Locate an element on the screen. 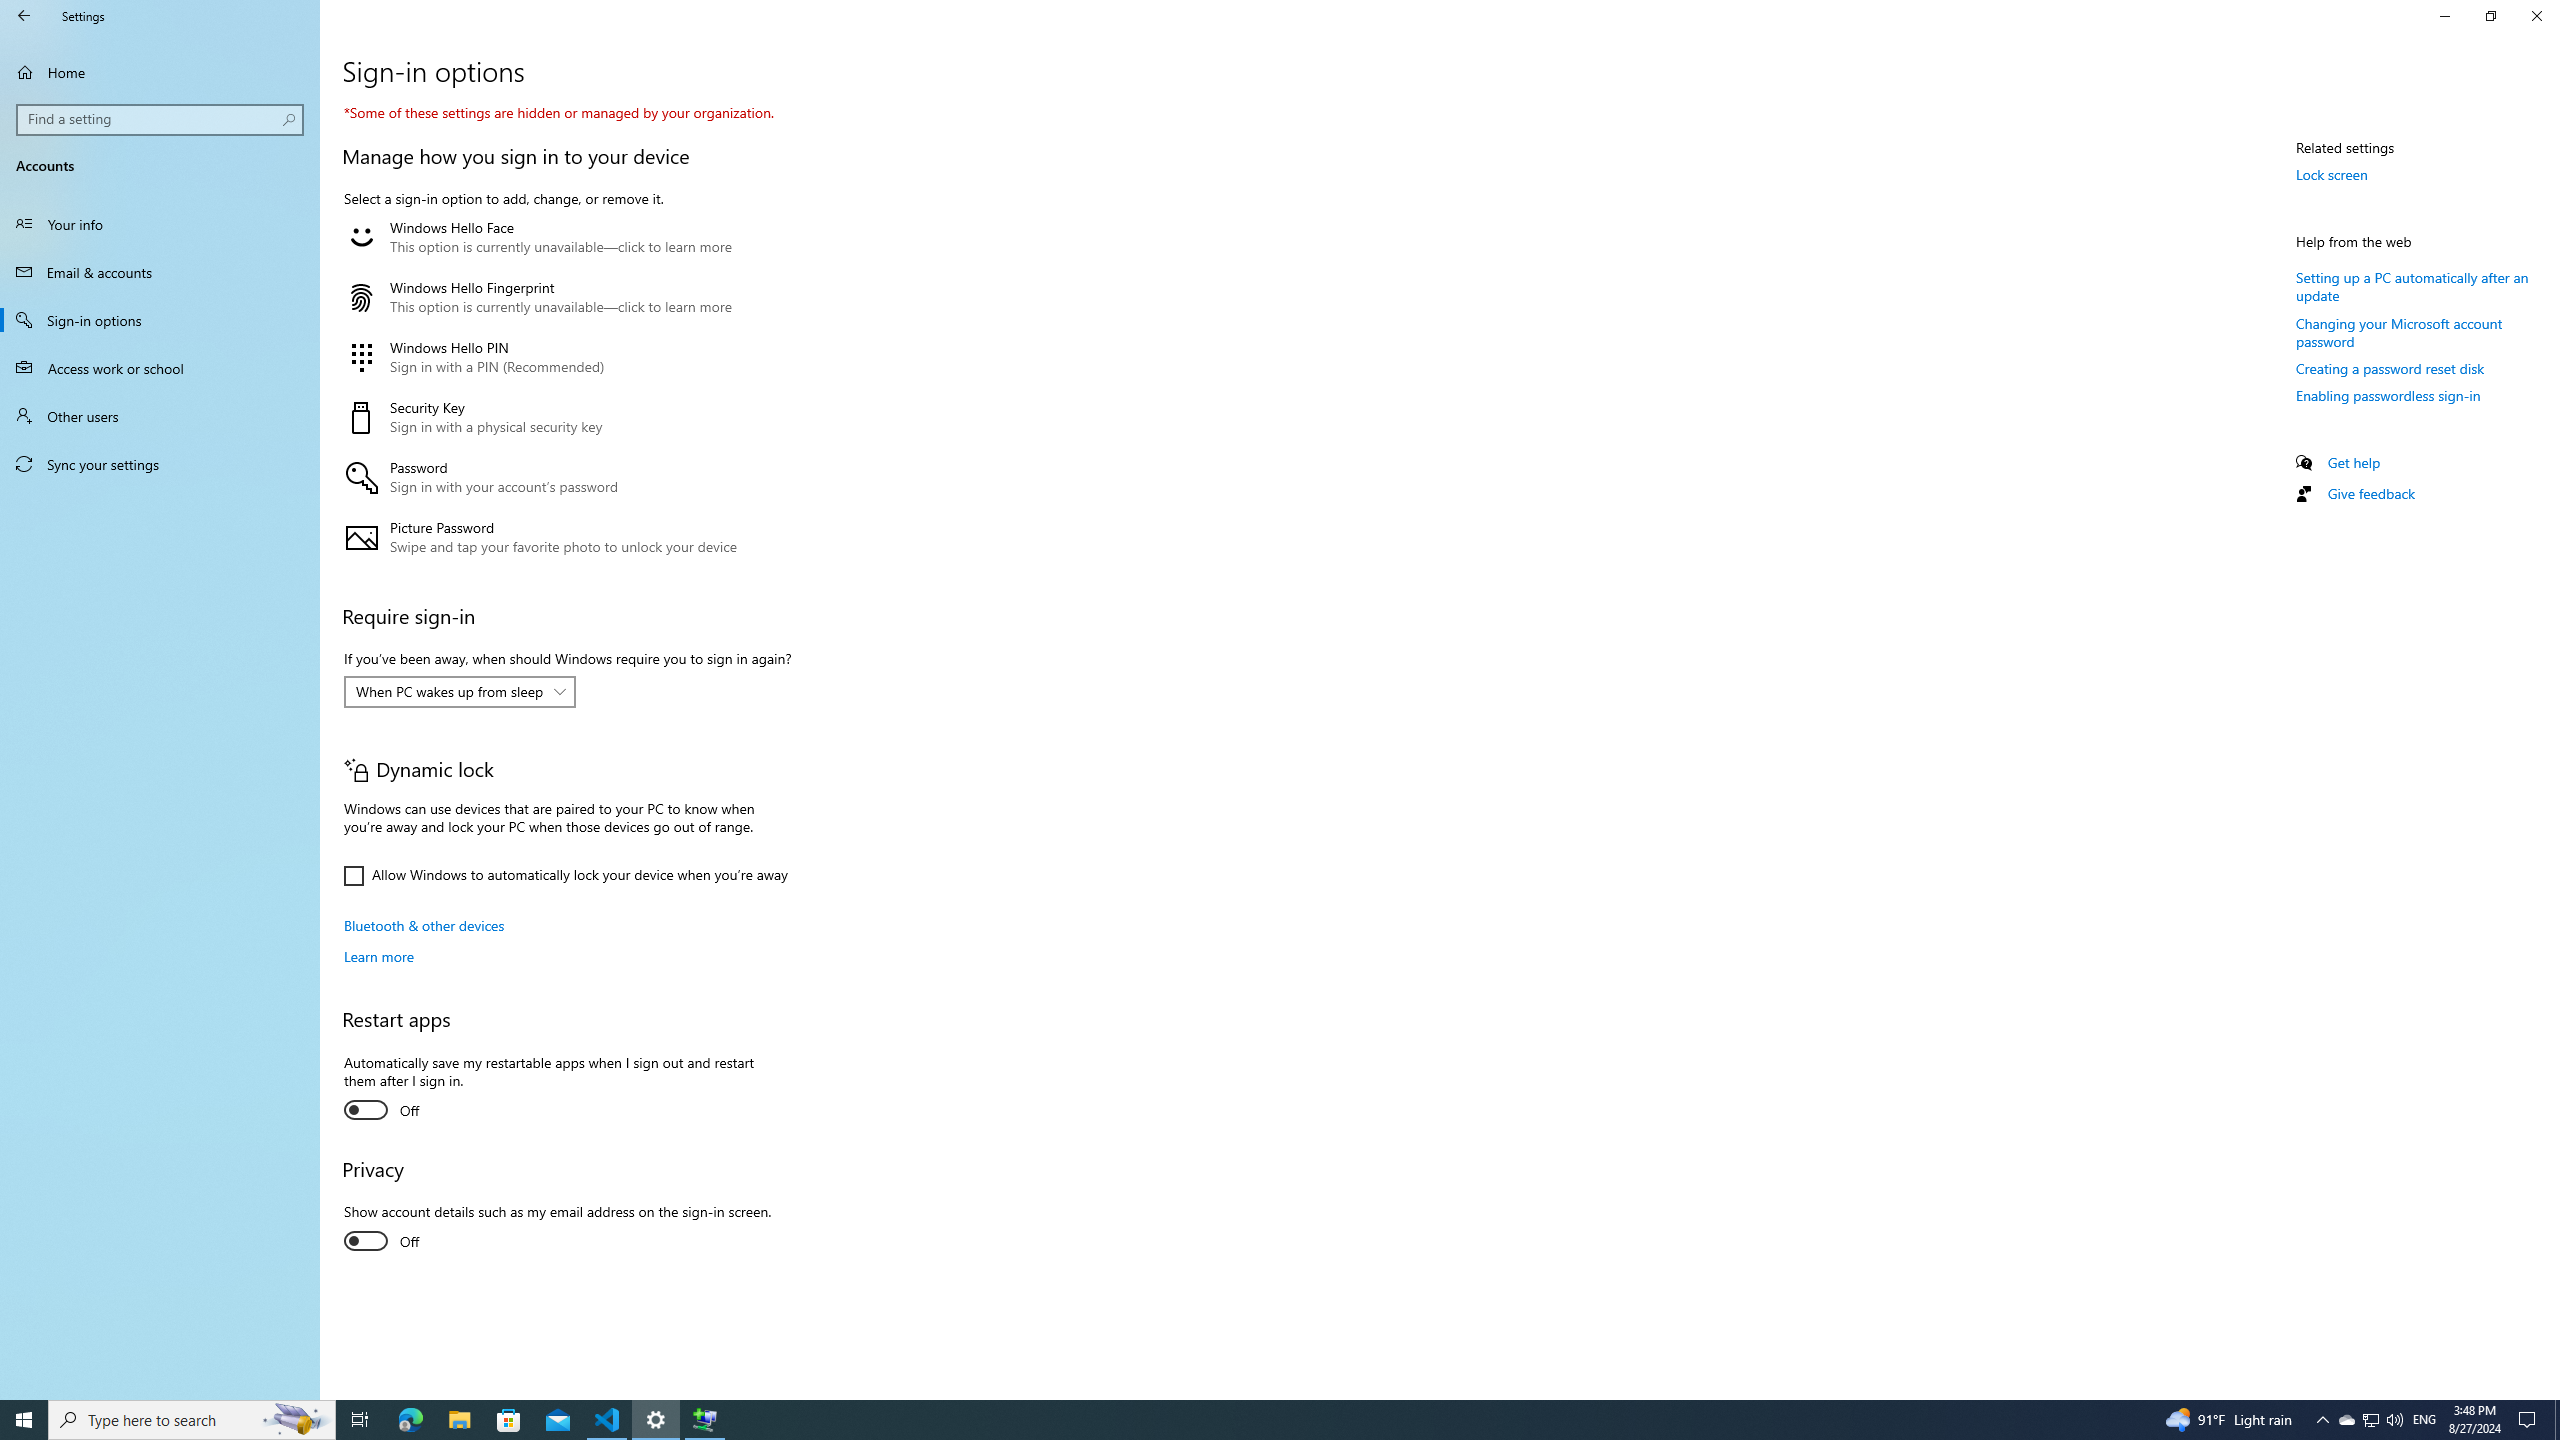 This screenshot has width=2560, height=1440. 'Home' is located at coordinates (159, 72).